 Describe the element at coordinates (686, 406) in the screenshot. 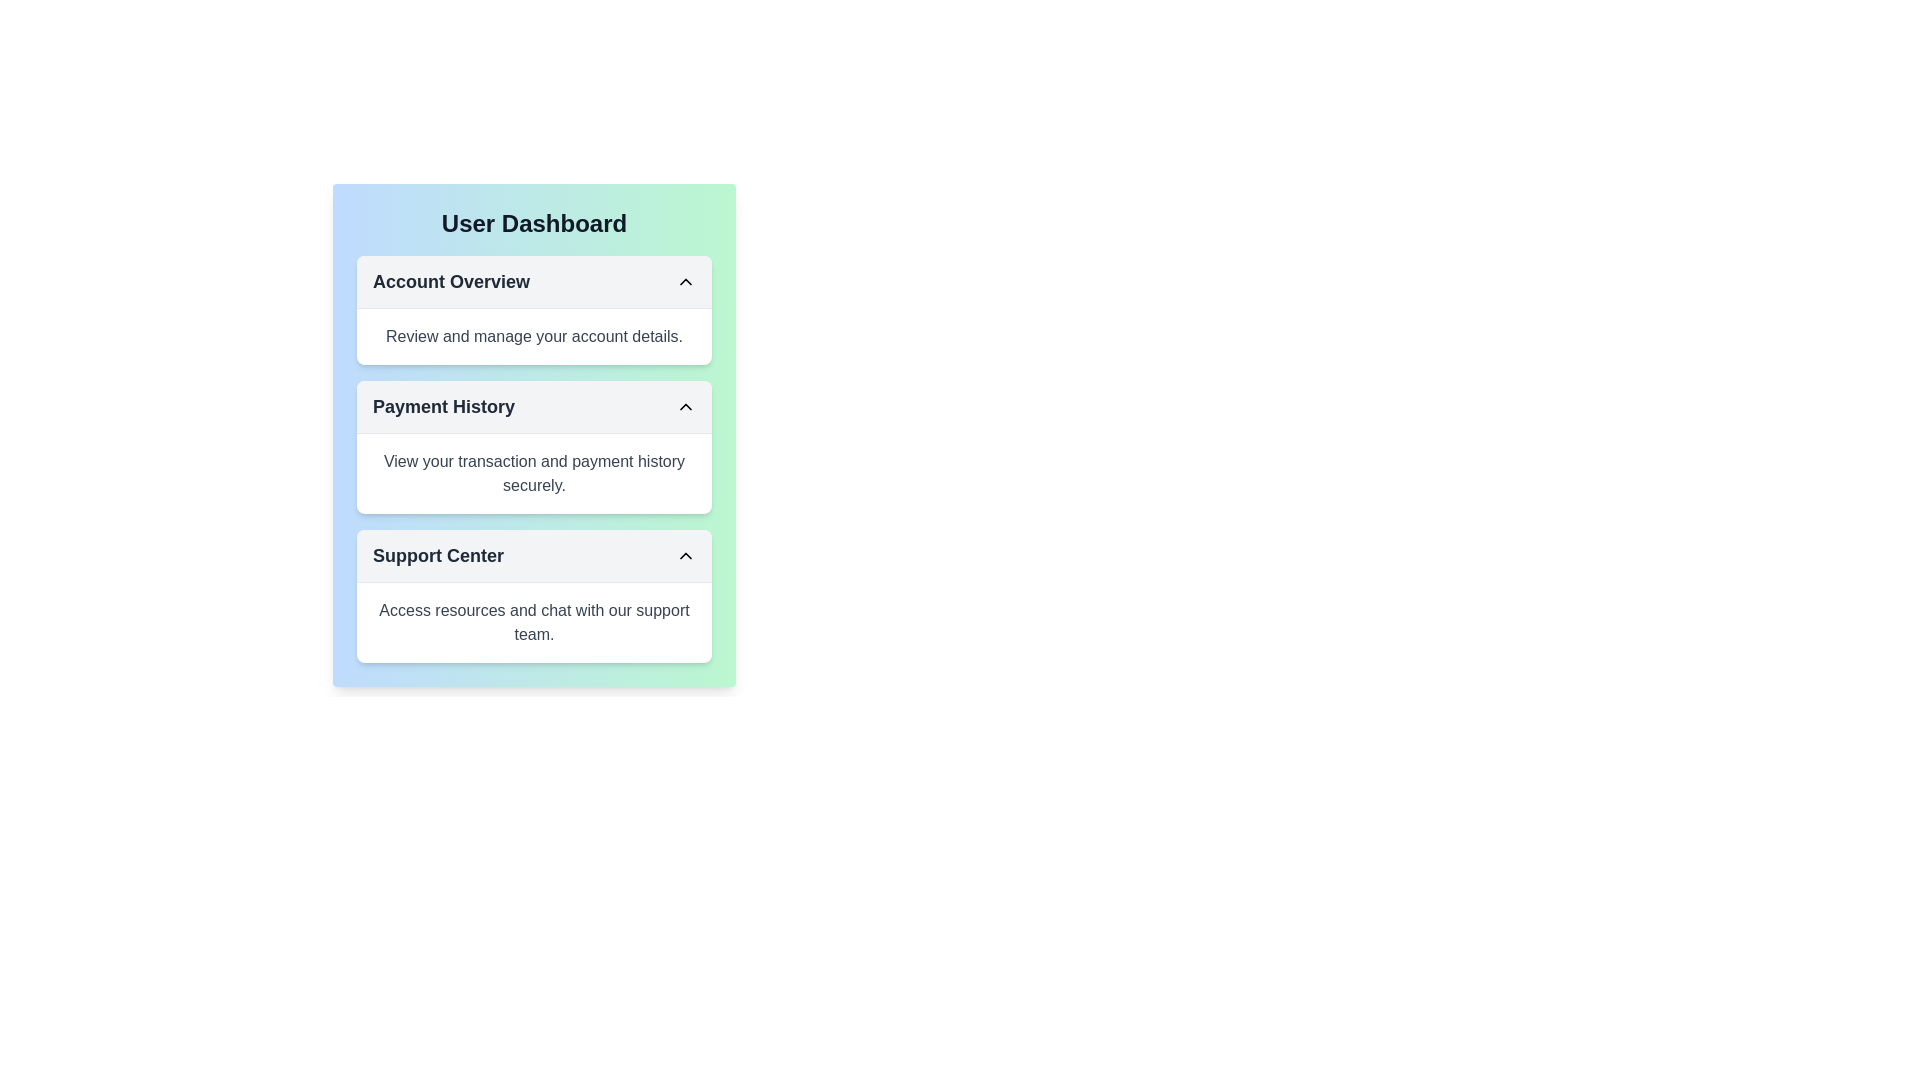

I see `the Toggle icon located at the far right of the 'Payment History' row` at that location.